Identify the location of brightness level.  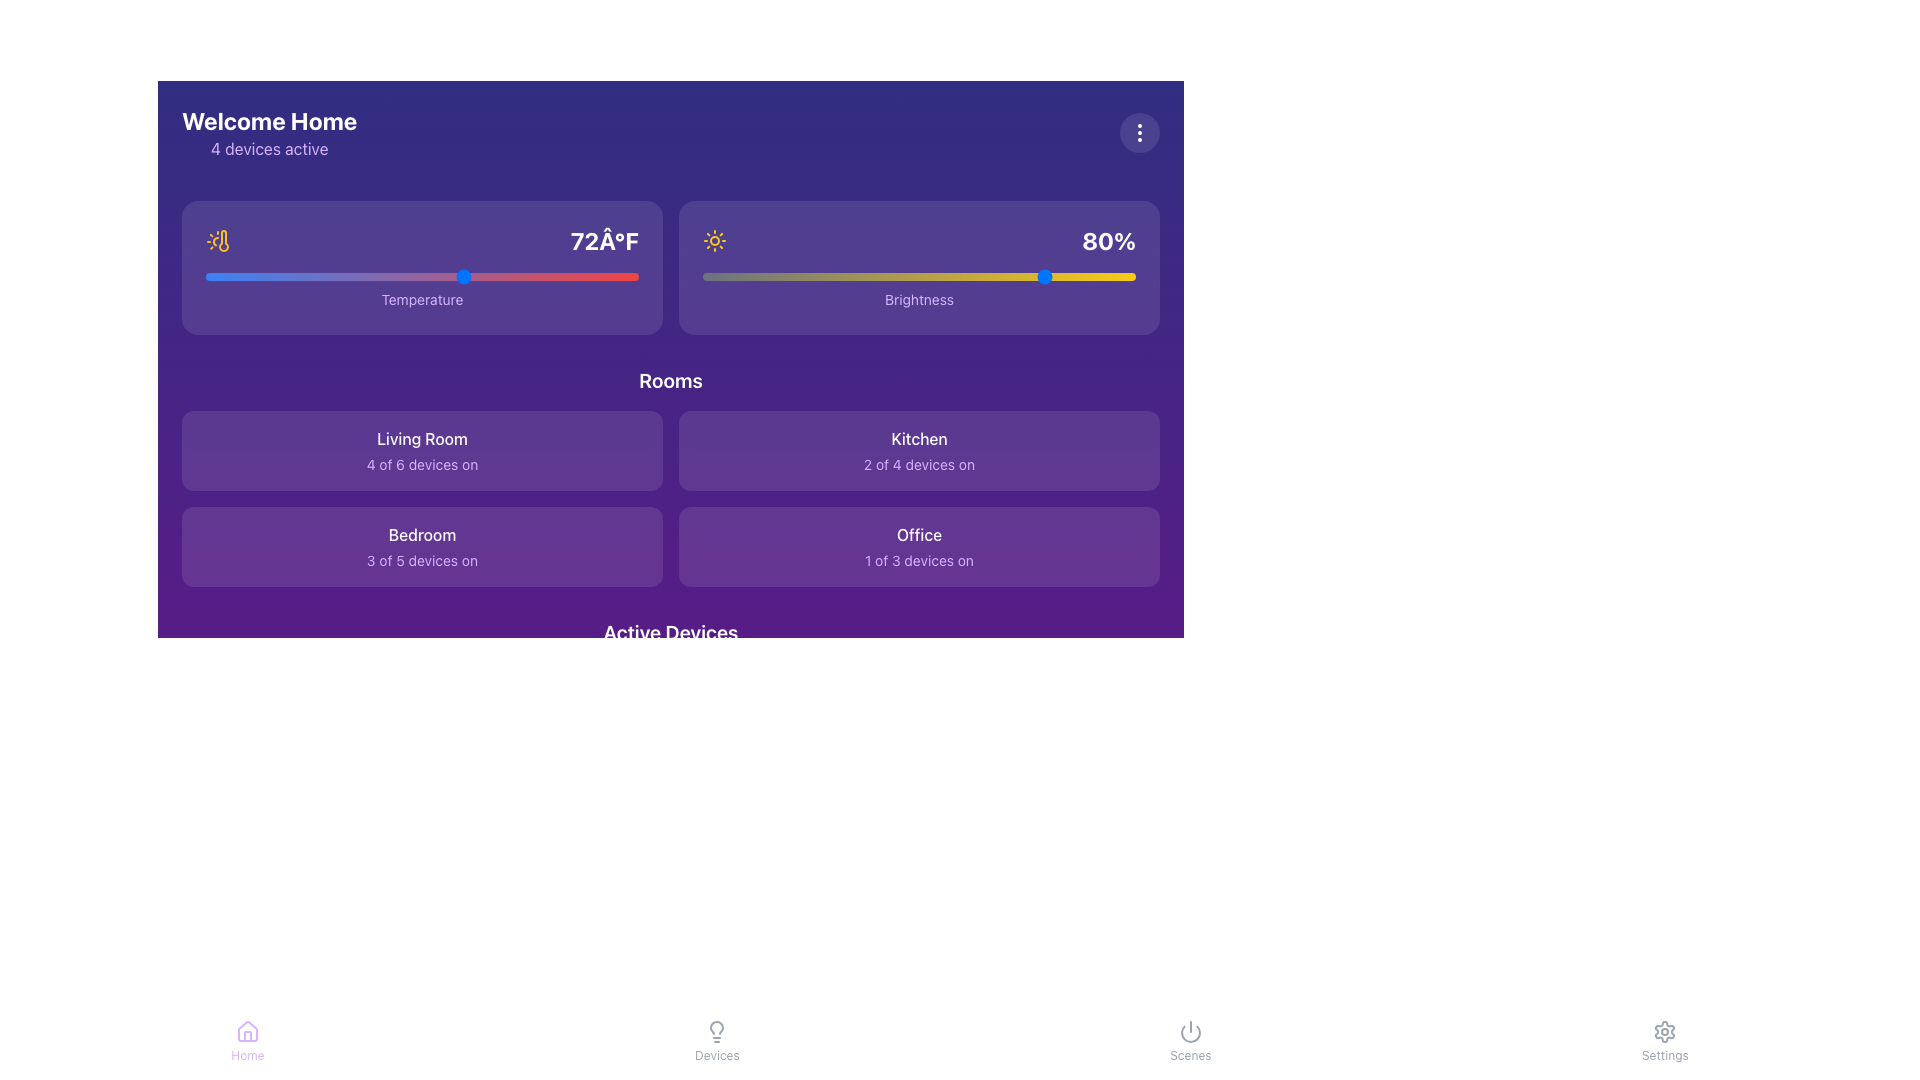
(967, 277).